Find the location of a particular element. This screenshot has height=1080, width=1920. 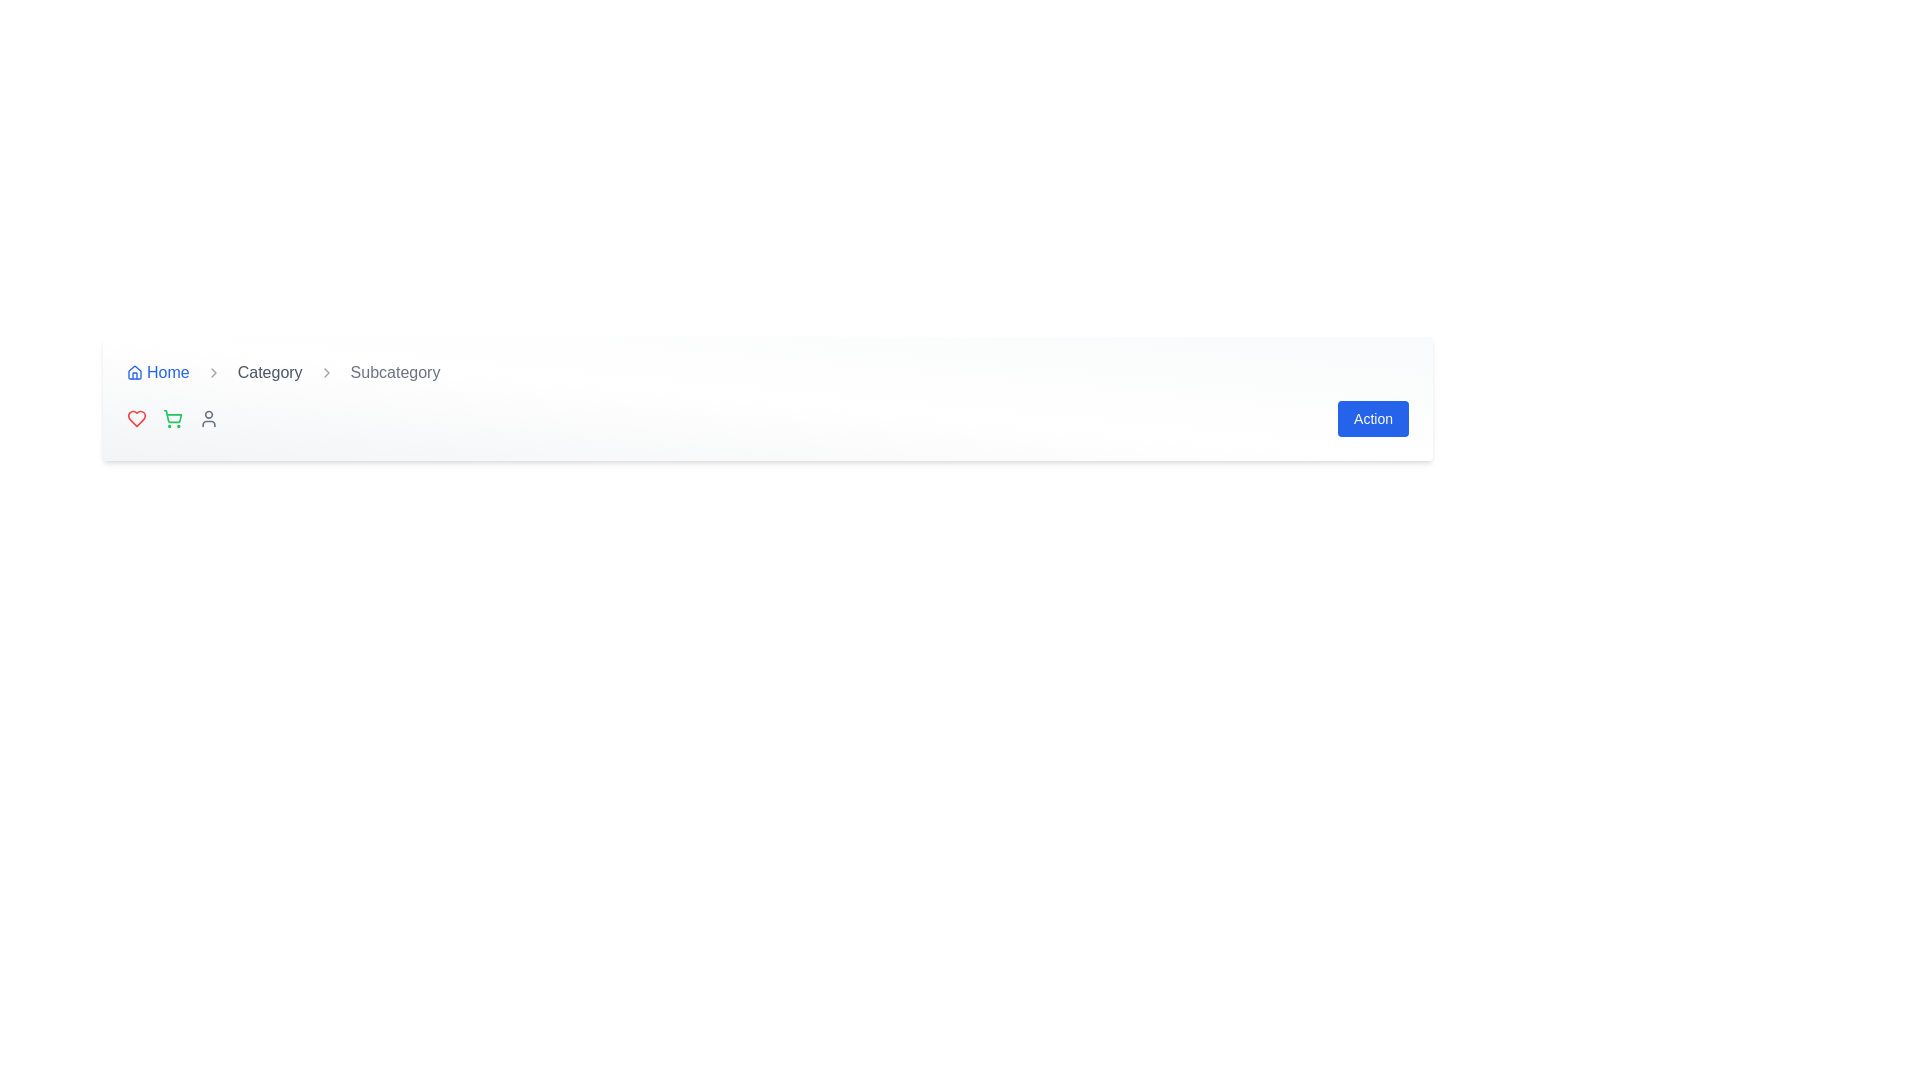

the heart icon, which is the first item in a group of three icons in the bottom left corner of the page, to favorite the related item is located at coordinates (136, 418).